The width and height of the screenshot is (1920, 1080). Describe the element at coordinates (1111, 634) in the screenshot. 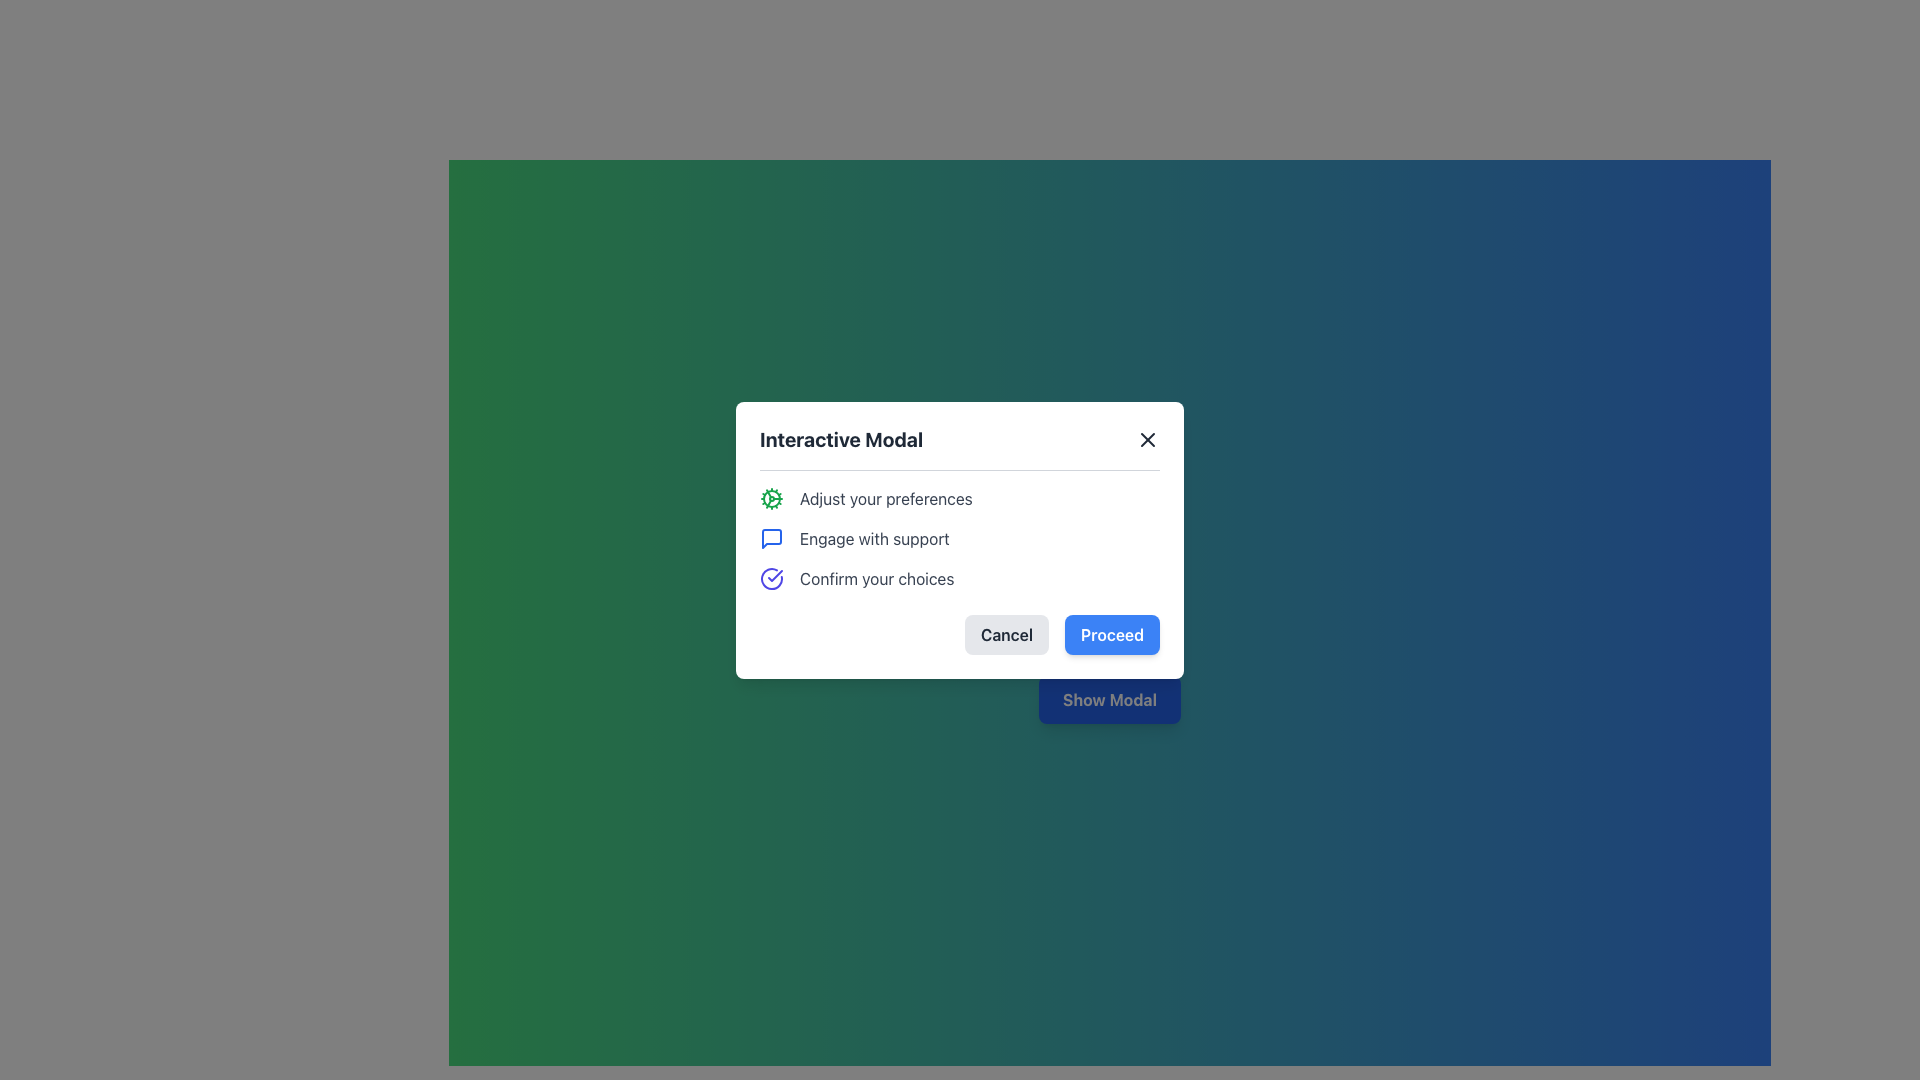

I see `the 'Proceed' button with a blue background and white text located at the bottom-right corner of the modal dialog to confirm or proceed with an action` at that location.